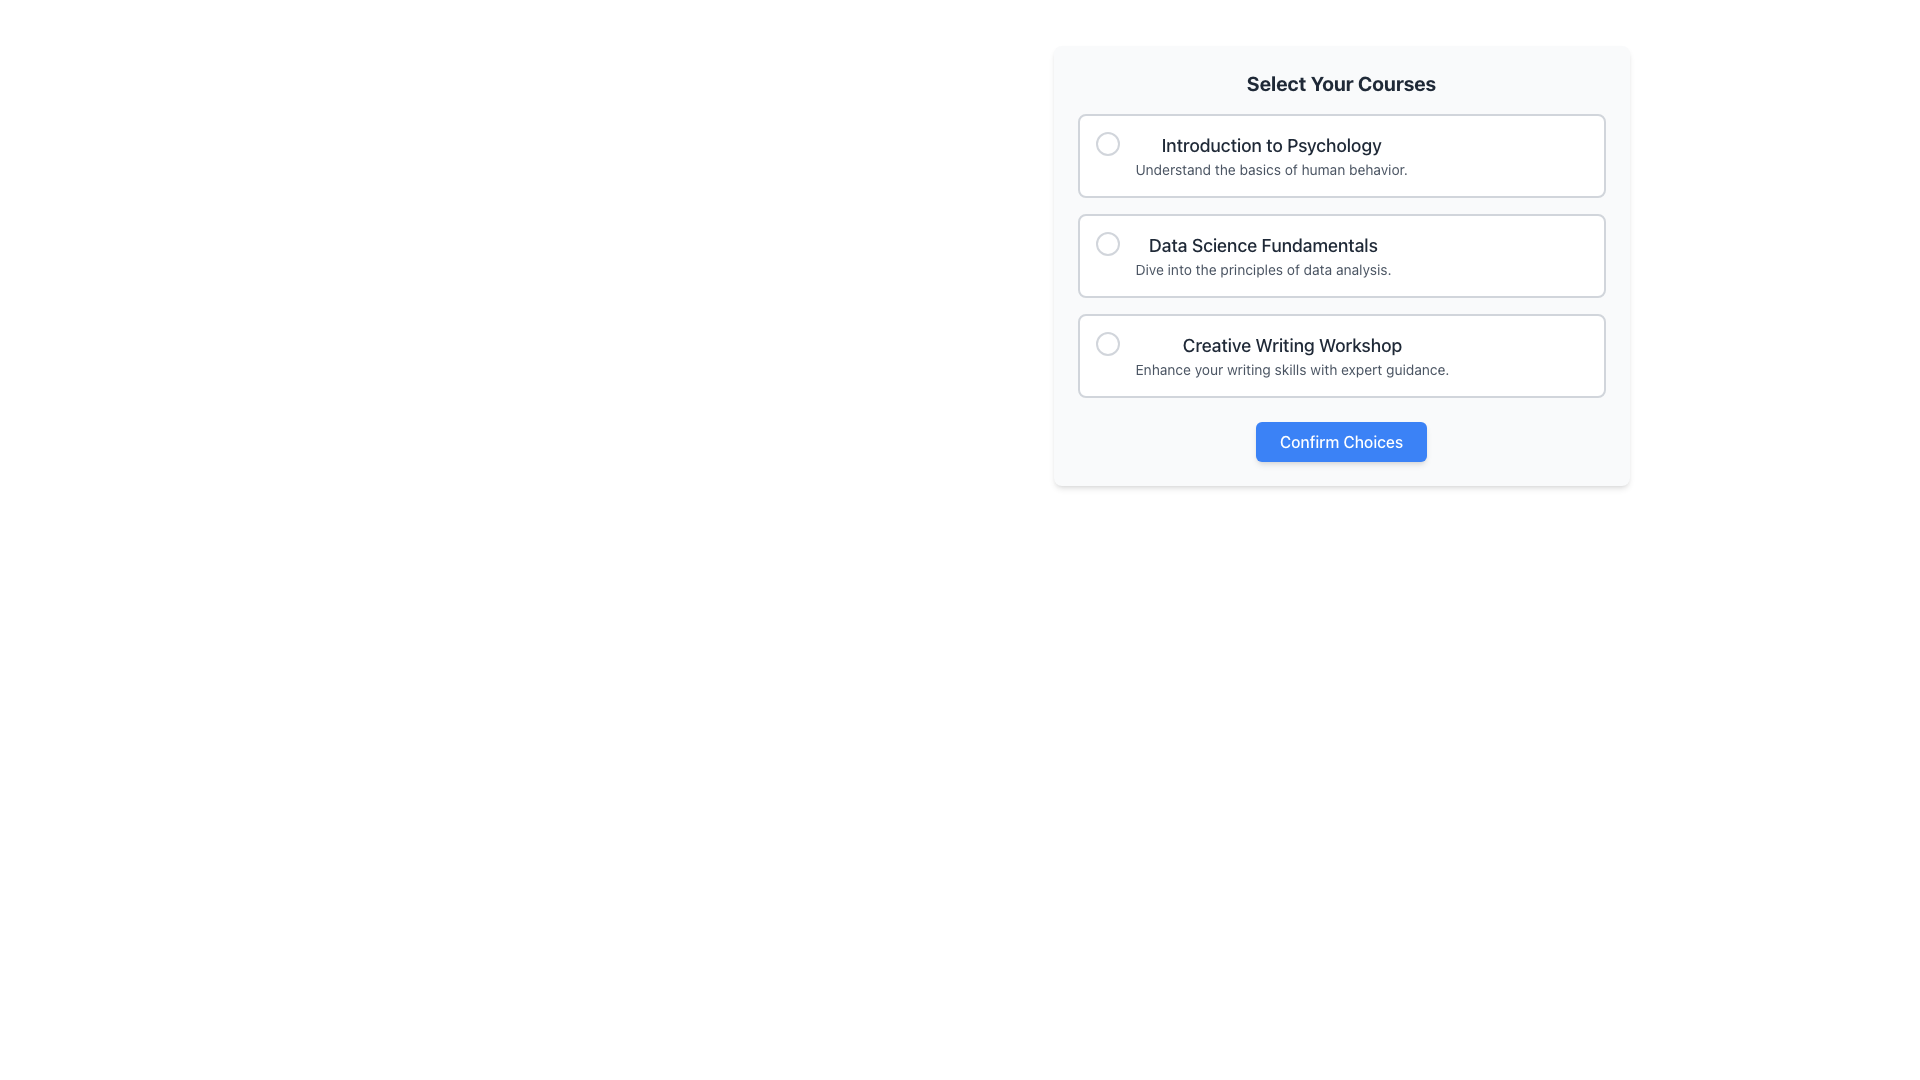 The height and width of the screenshot is (1080, 1920). What do you see at coordinates (1270, 154) in the screenshot?
I see `text information from the first course option in the 'Select Your Courses' interface, located beneath the circular selection button` at bounding box center [1270, 154].